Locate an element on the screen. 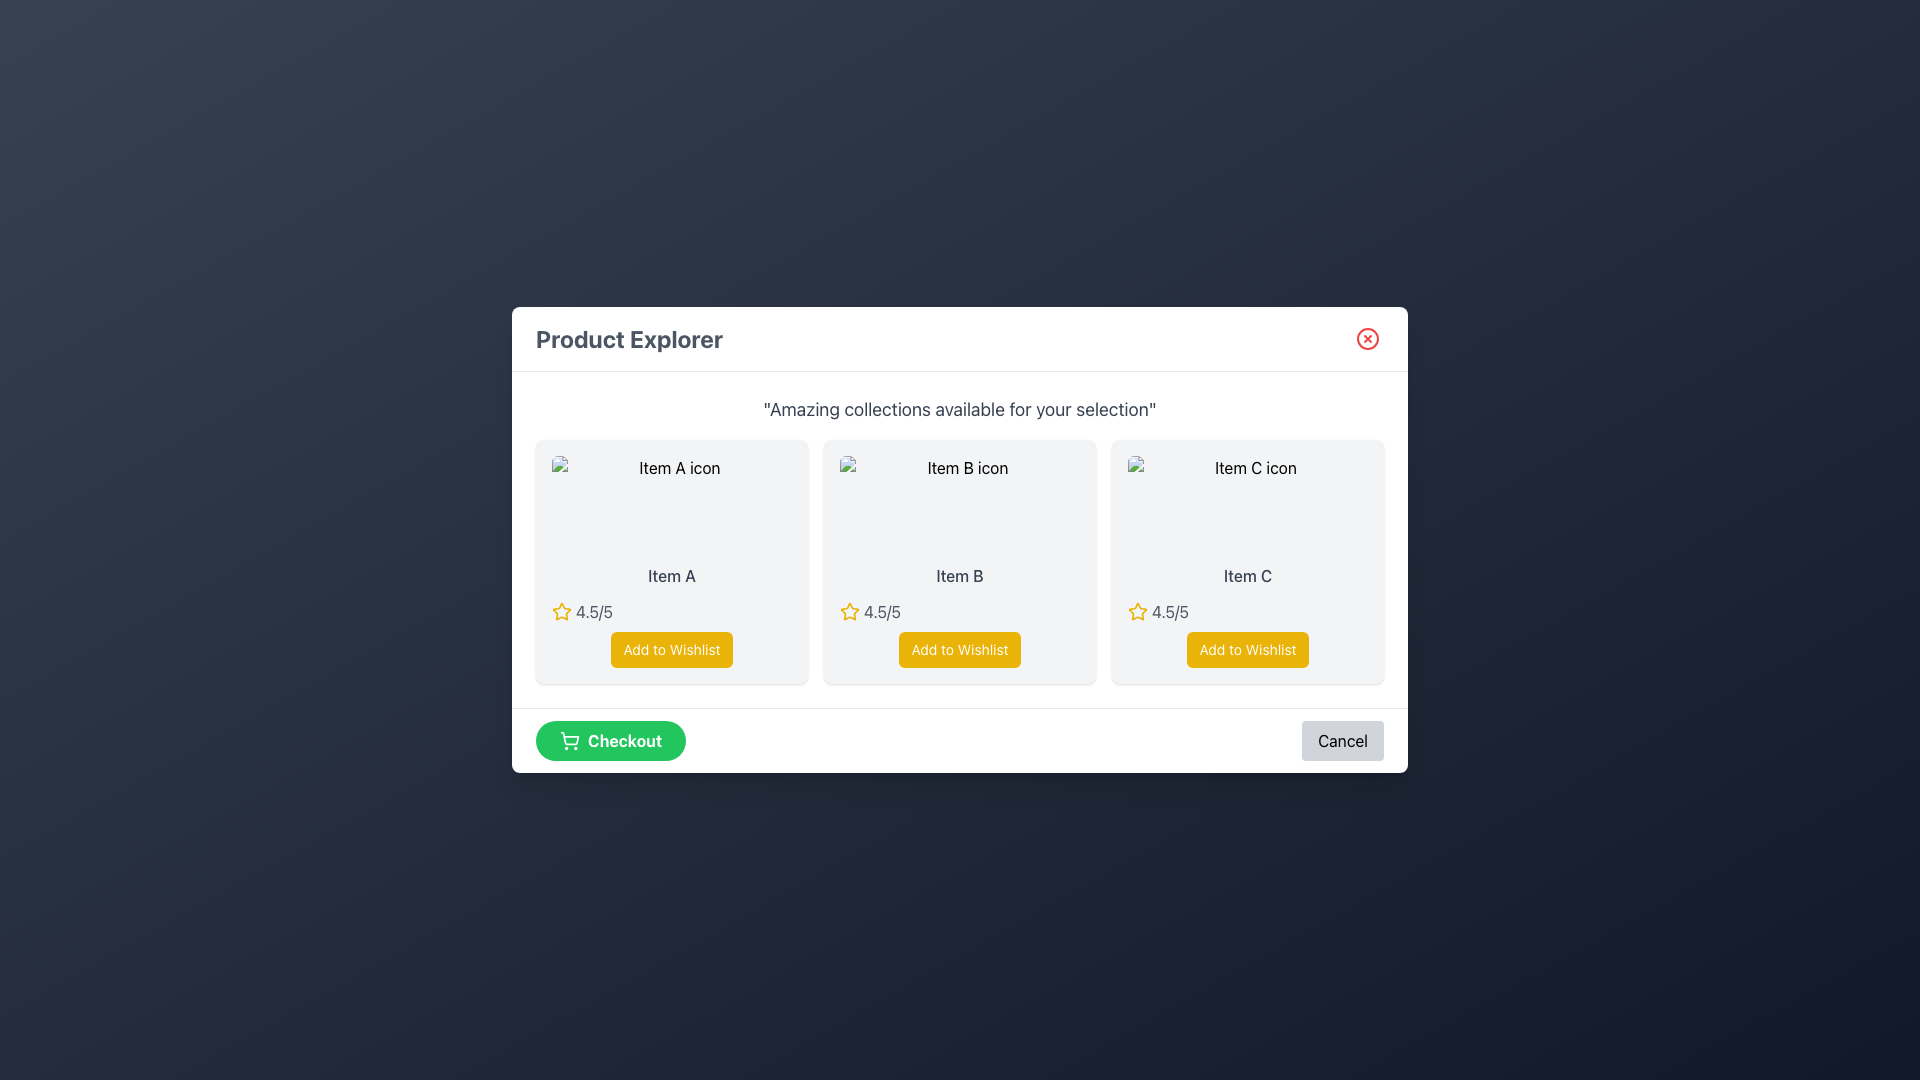 The width and height of the screenshot is (1920, 1080). the shopping cart SVG icon located to the left of the 'Checkout' button at the bottom of the dialog interface is located at coordinates (569, 740).